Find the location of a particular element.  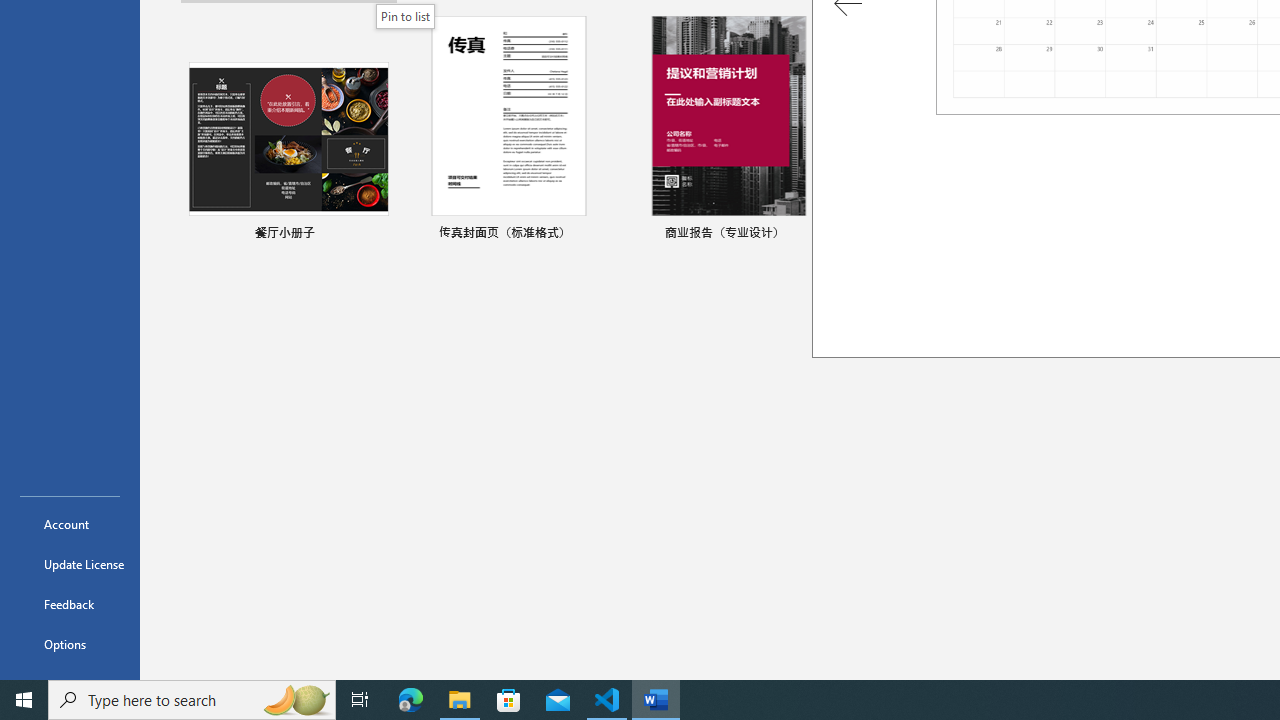

'Account' is located at coordinates (69, 523).